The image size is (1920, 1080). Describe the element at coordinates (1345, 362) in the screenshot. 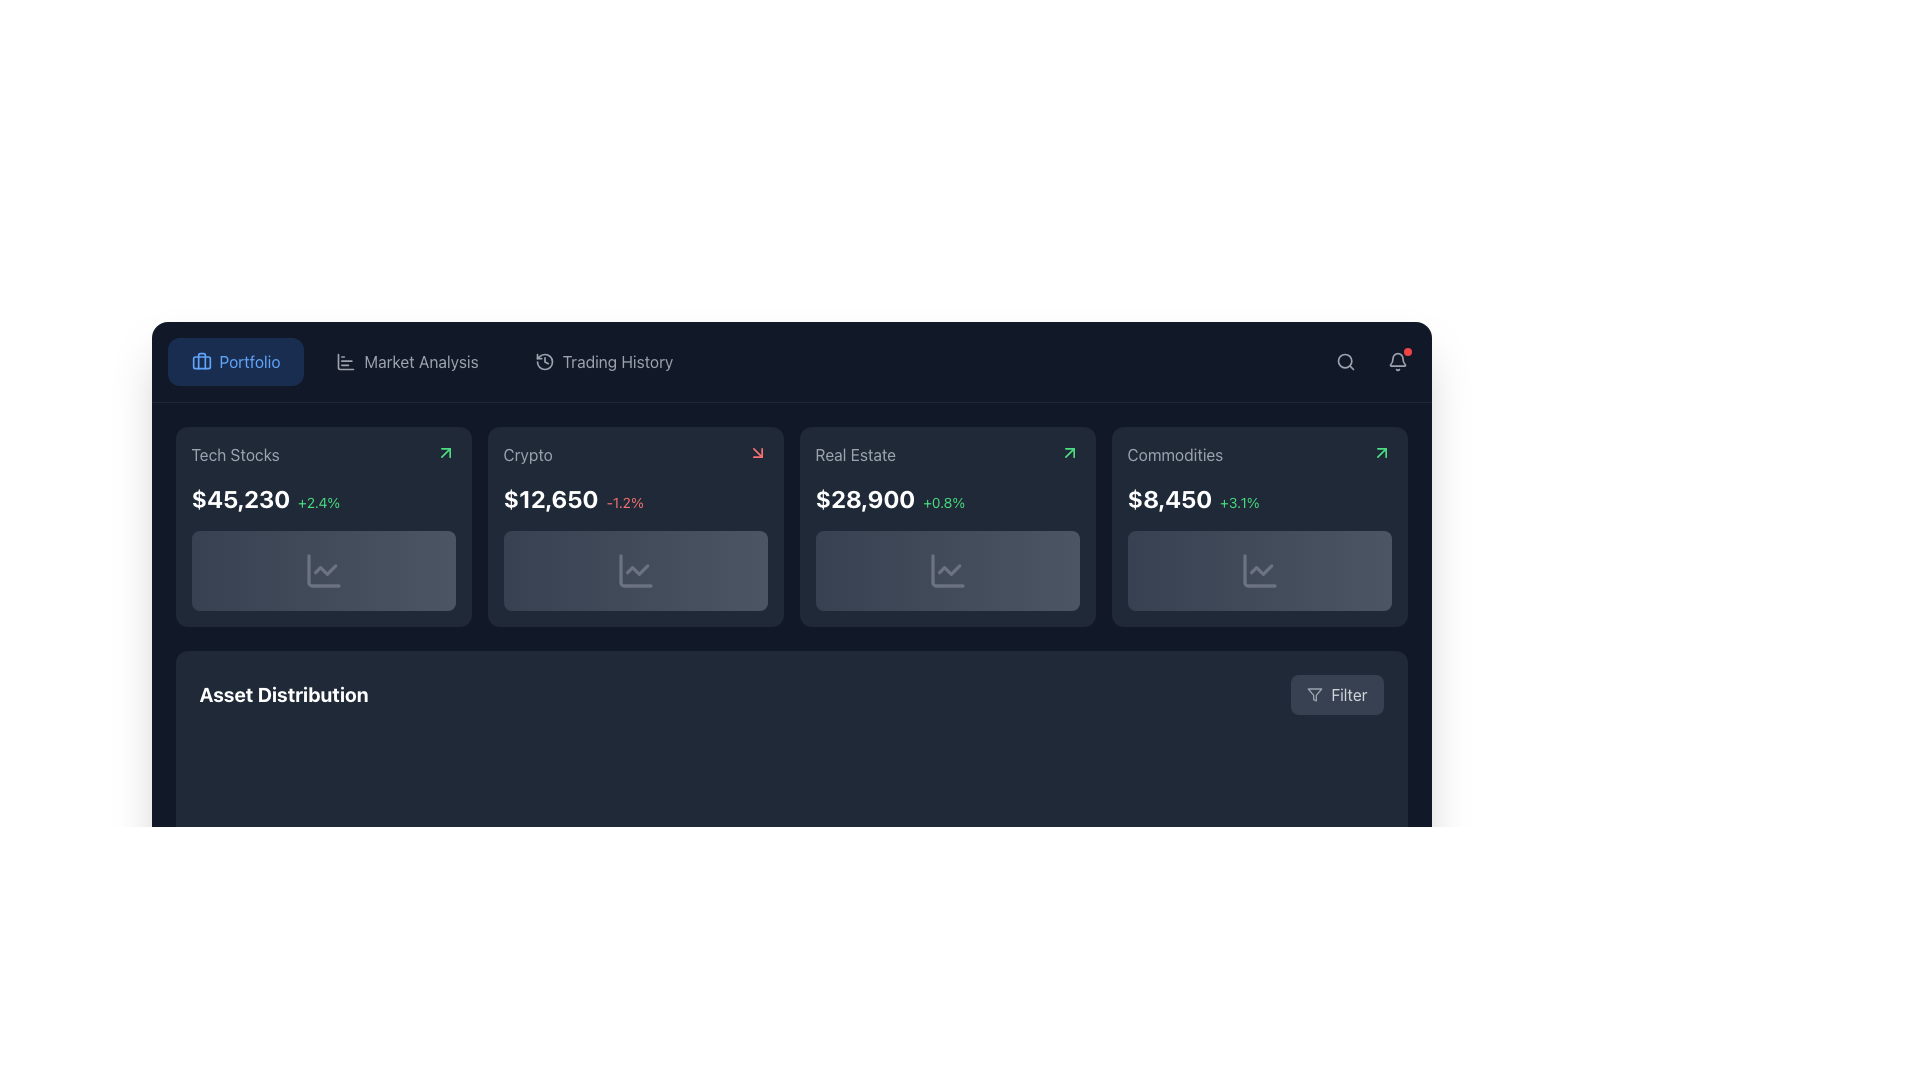

I see `the search button located at the top right corner of the interface` at that location.